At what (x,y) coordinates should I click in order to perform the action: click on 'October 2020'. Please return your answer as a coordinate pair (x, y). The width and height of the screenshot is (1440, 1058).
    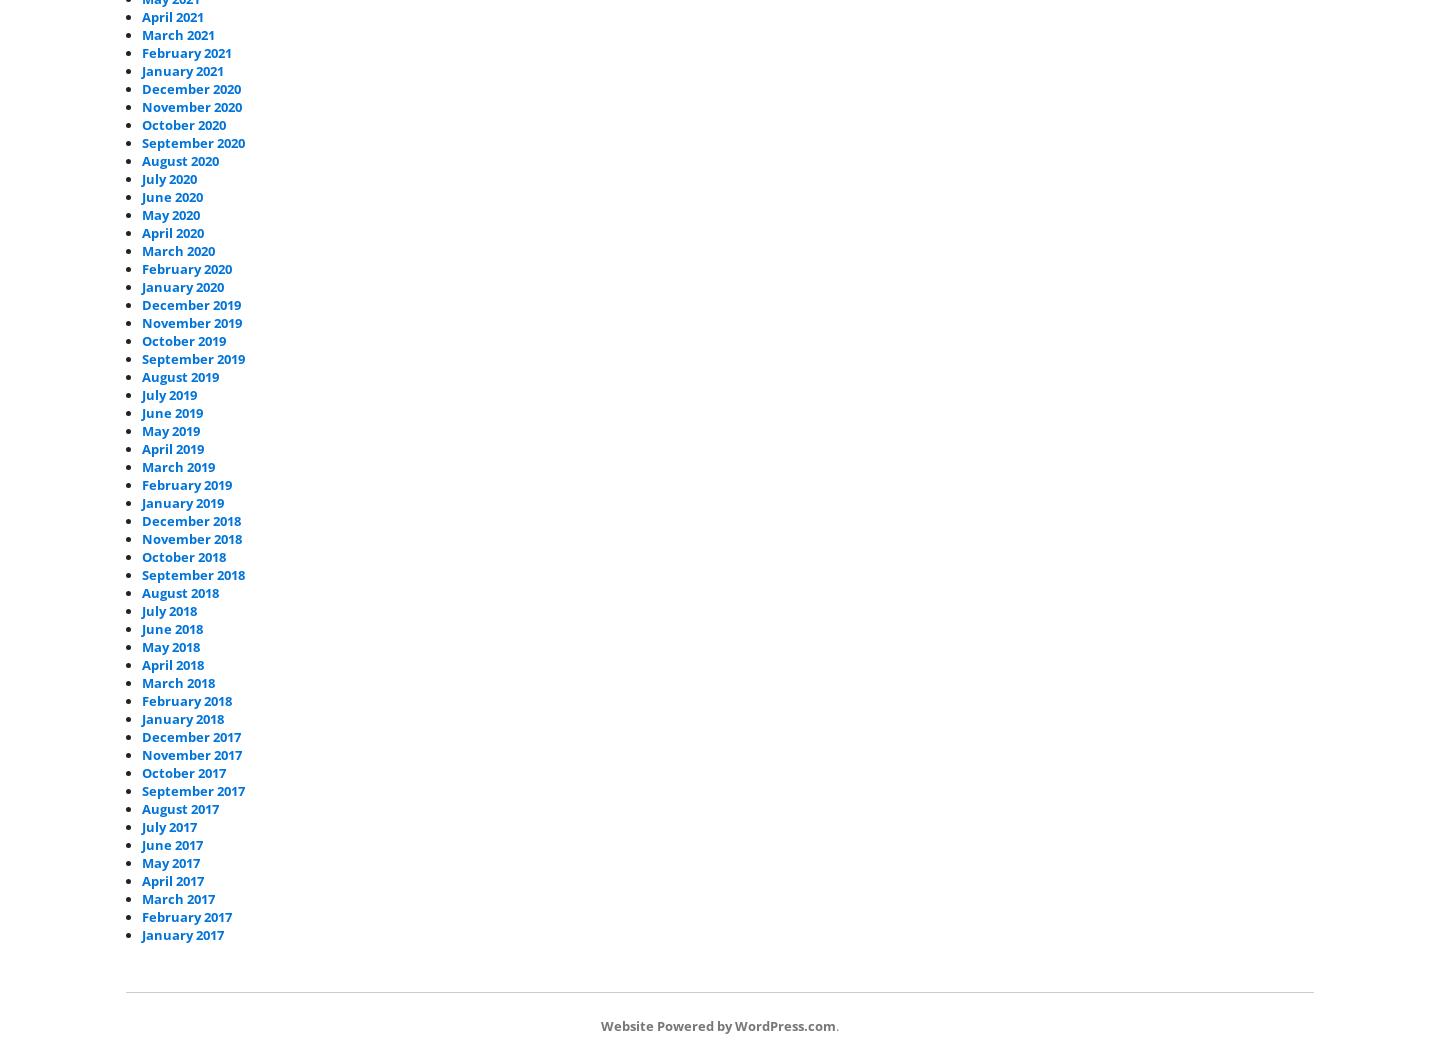
    Looking at the image, I should click on (184, 122).